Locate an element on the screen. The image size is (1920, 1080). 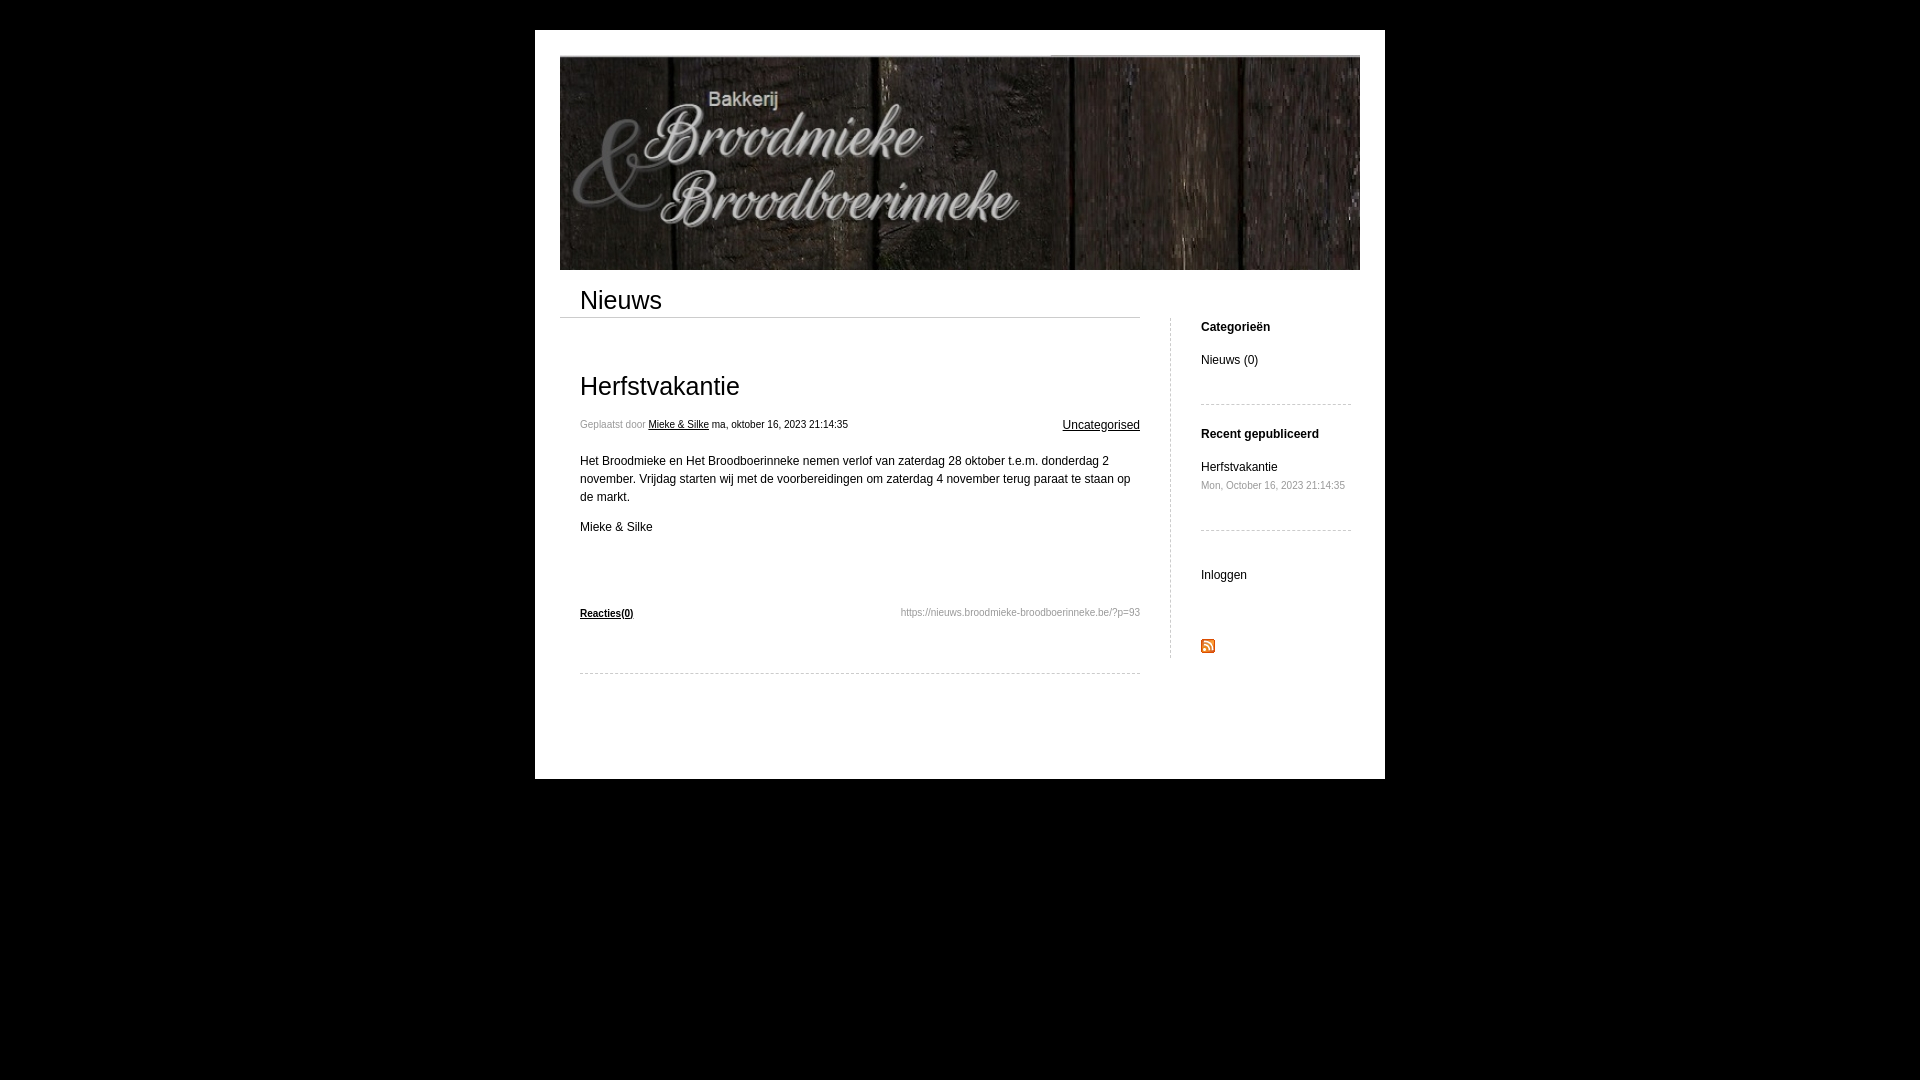
'Herfstvakantie' is located at coordinates (660, 385).